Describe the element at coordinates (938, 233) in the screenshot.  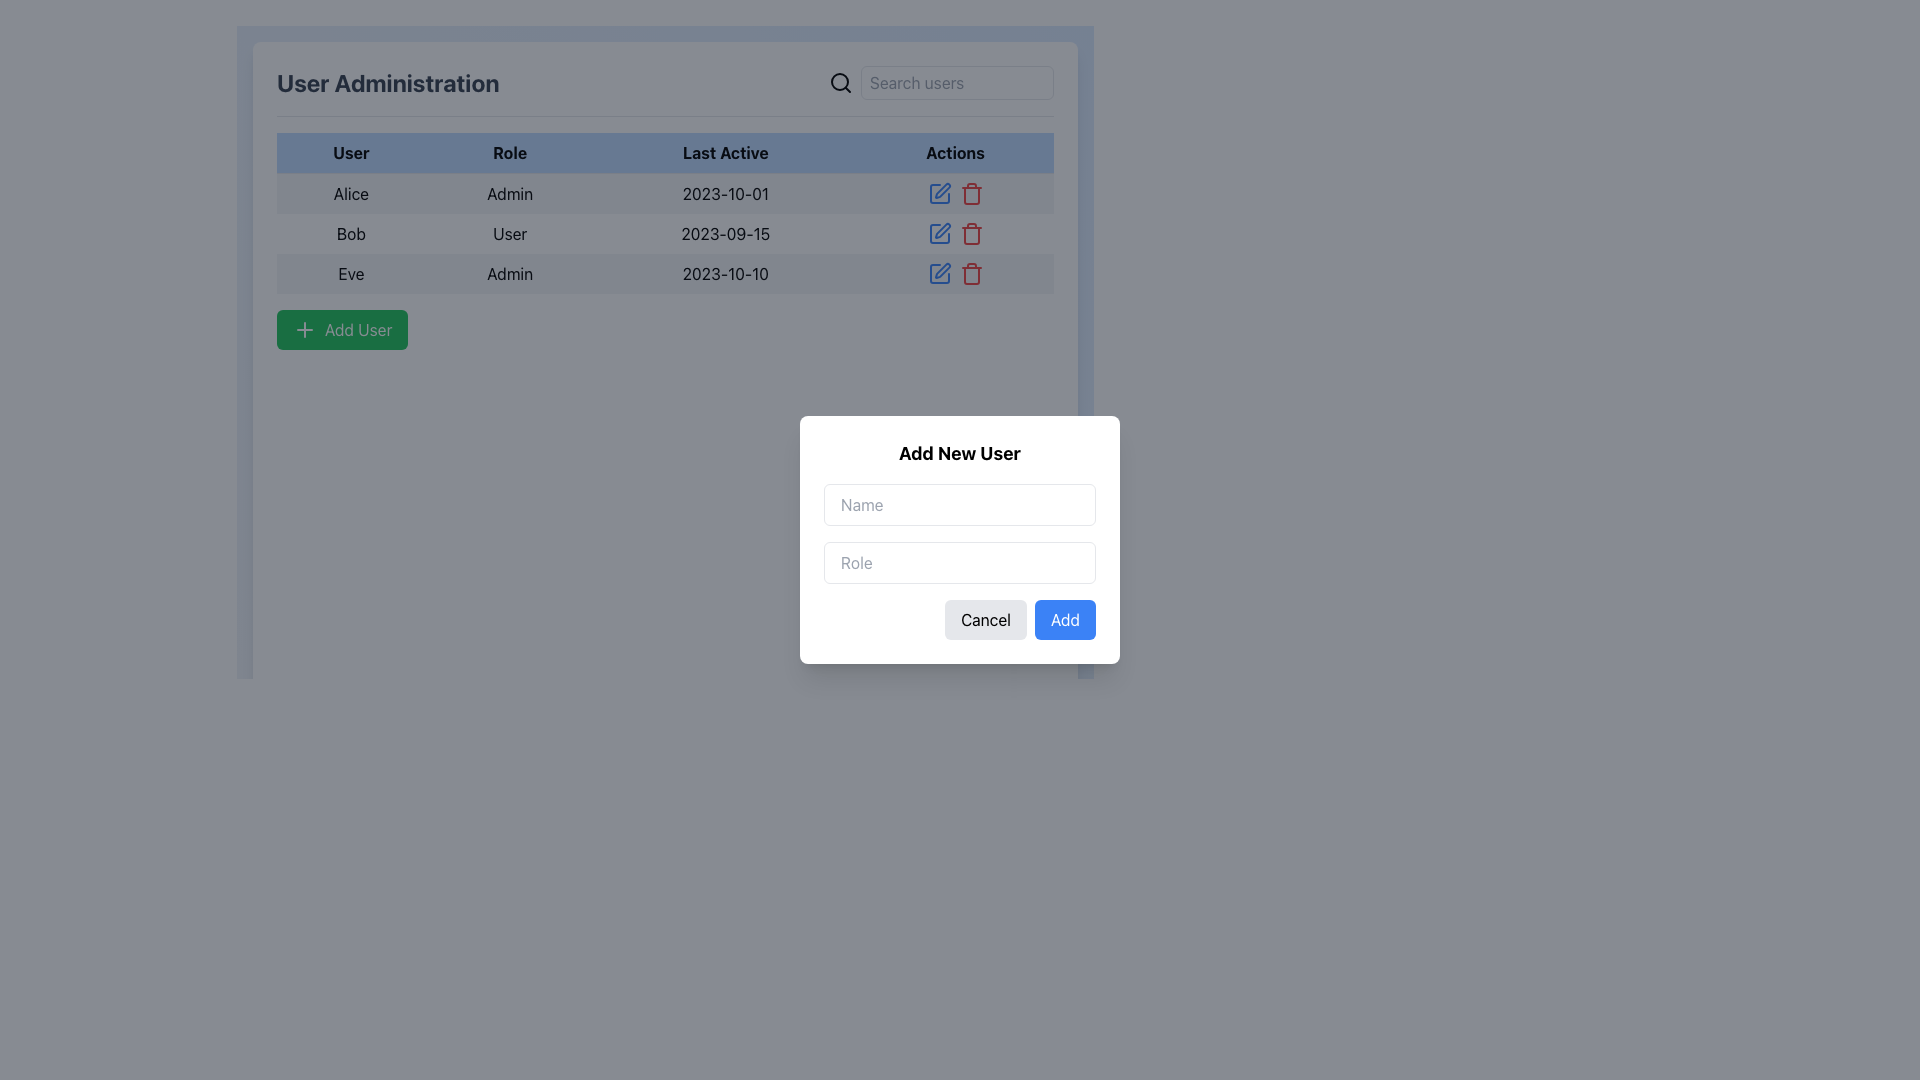
I see `the interactive edit icon in the 'Actions' column for the user 'Bob', which is the first element before the red trash icon` at that location.